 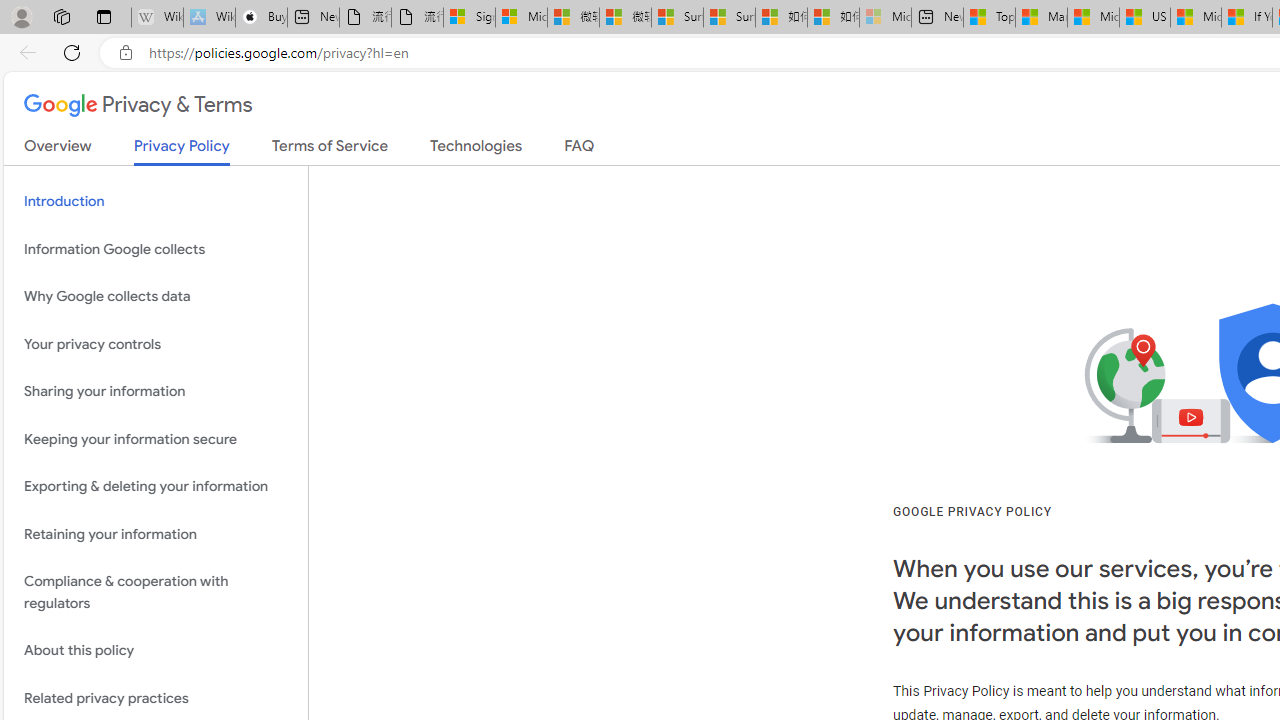 What do you see at coordinates (1040, 17) in the screenshot?
I see `'Marine life - MSN'` at bounding box center [1040, 17].